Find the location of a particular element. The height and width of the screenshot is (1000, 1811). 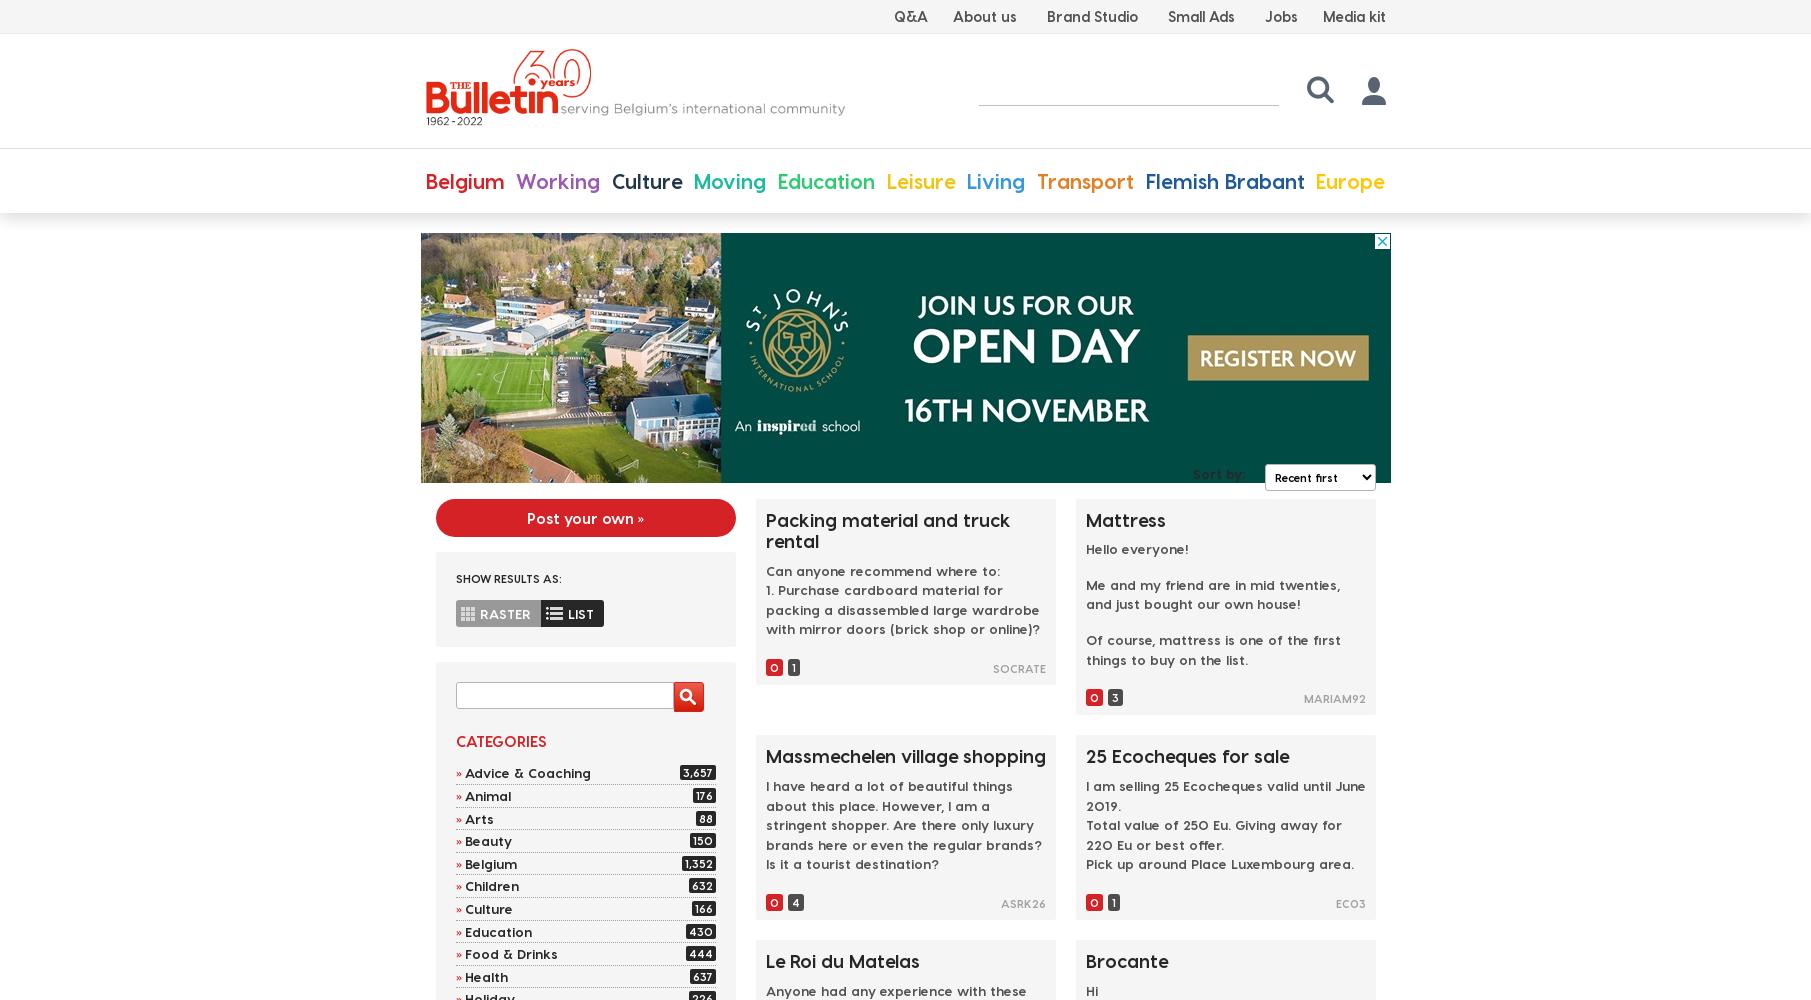

'Moving' is located at coordinates (693, 180).